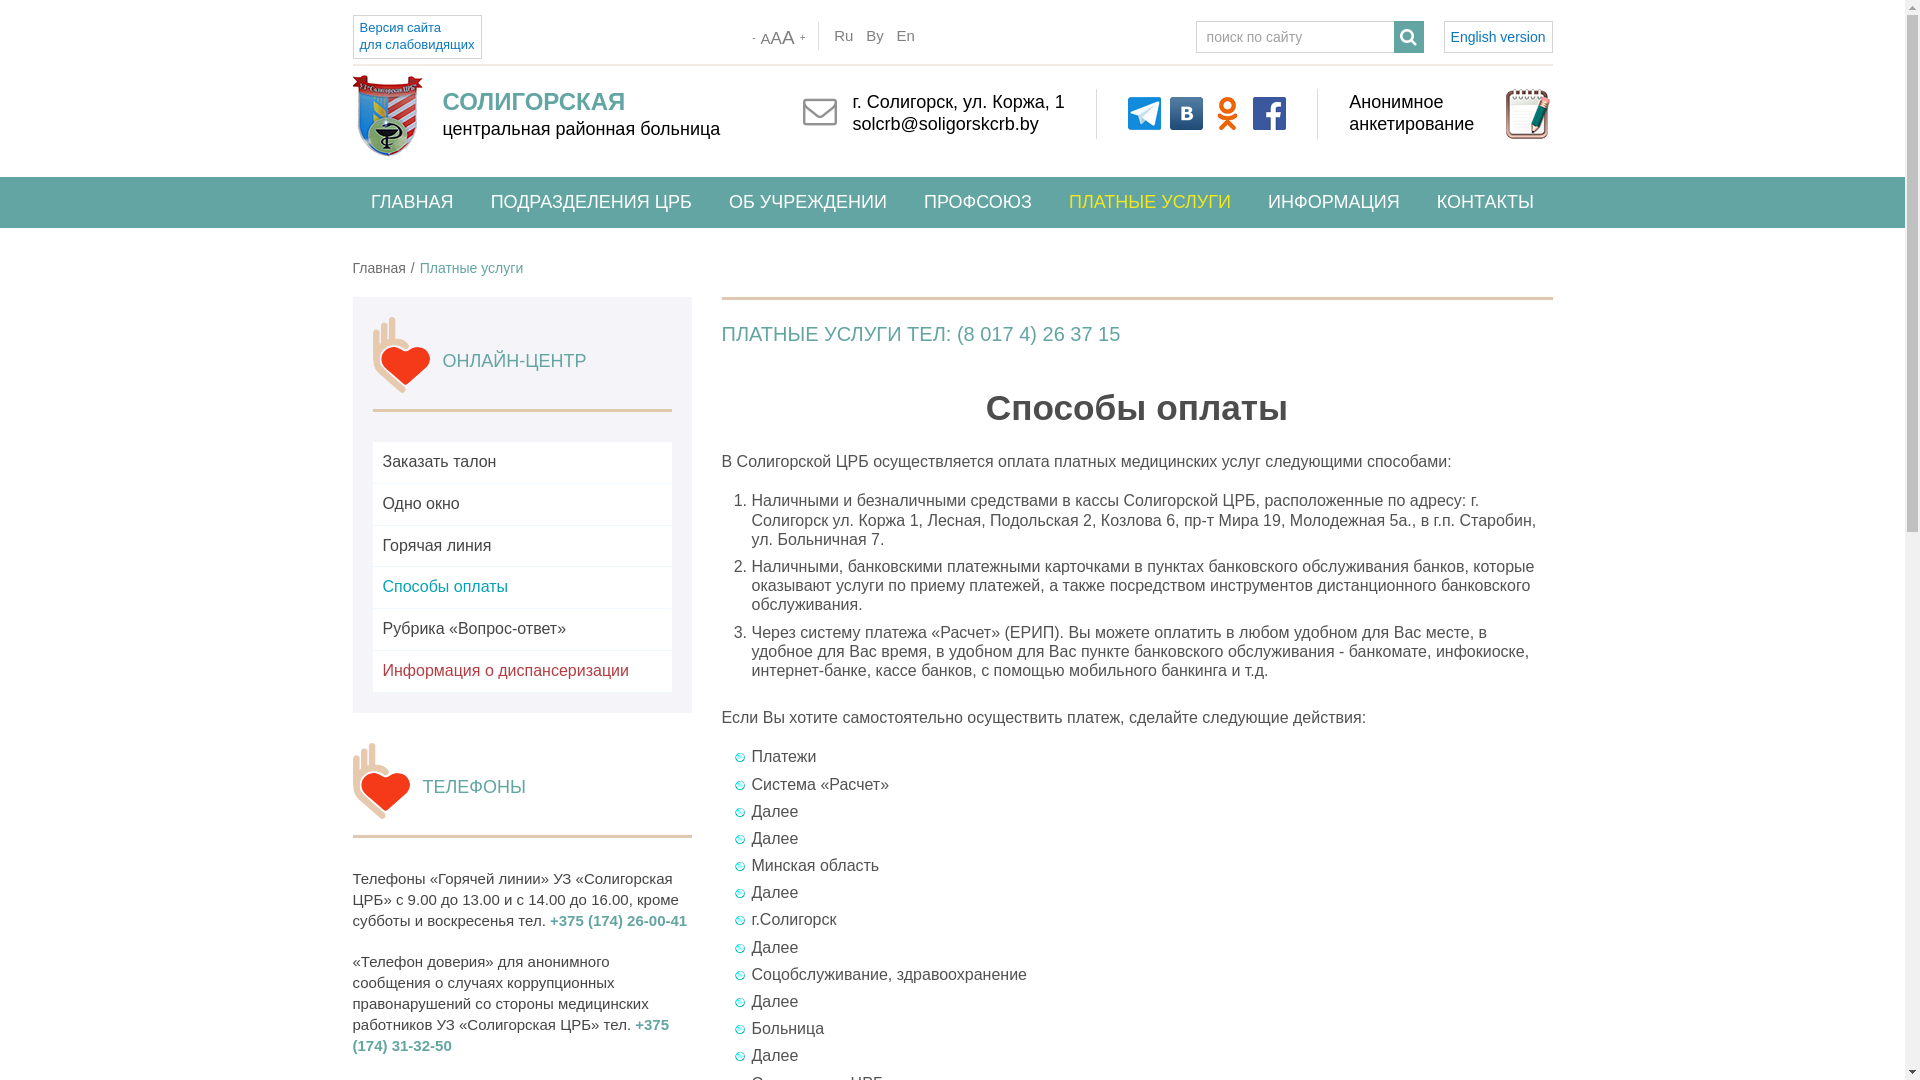 Image resolution: width=1920 pixels, height=1080 pixels. Describe the element at coordinates (752, 37) in the screenshot. I see `'-'` at that location.